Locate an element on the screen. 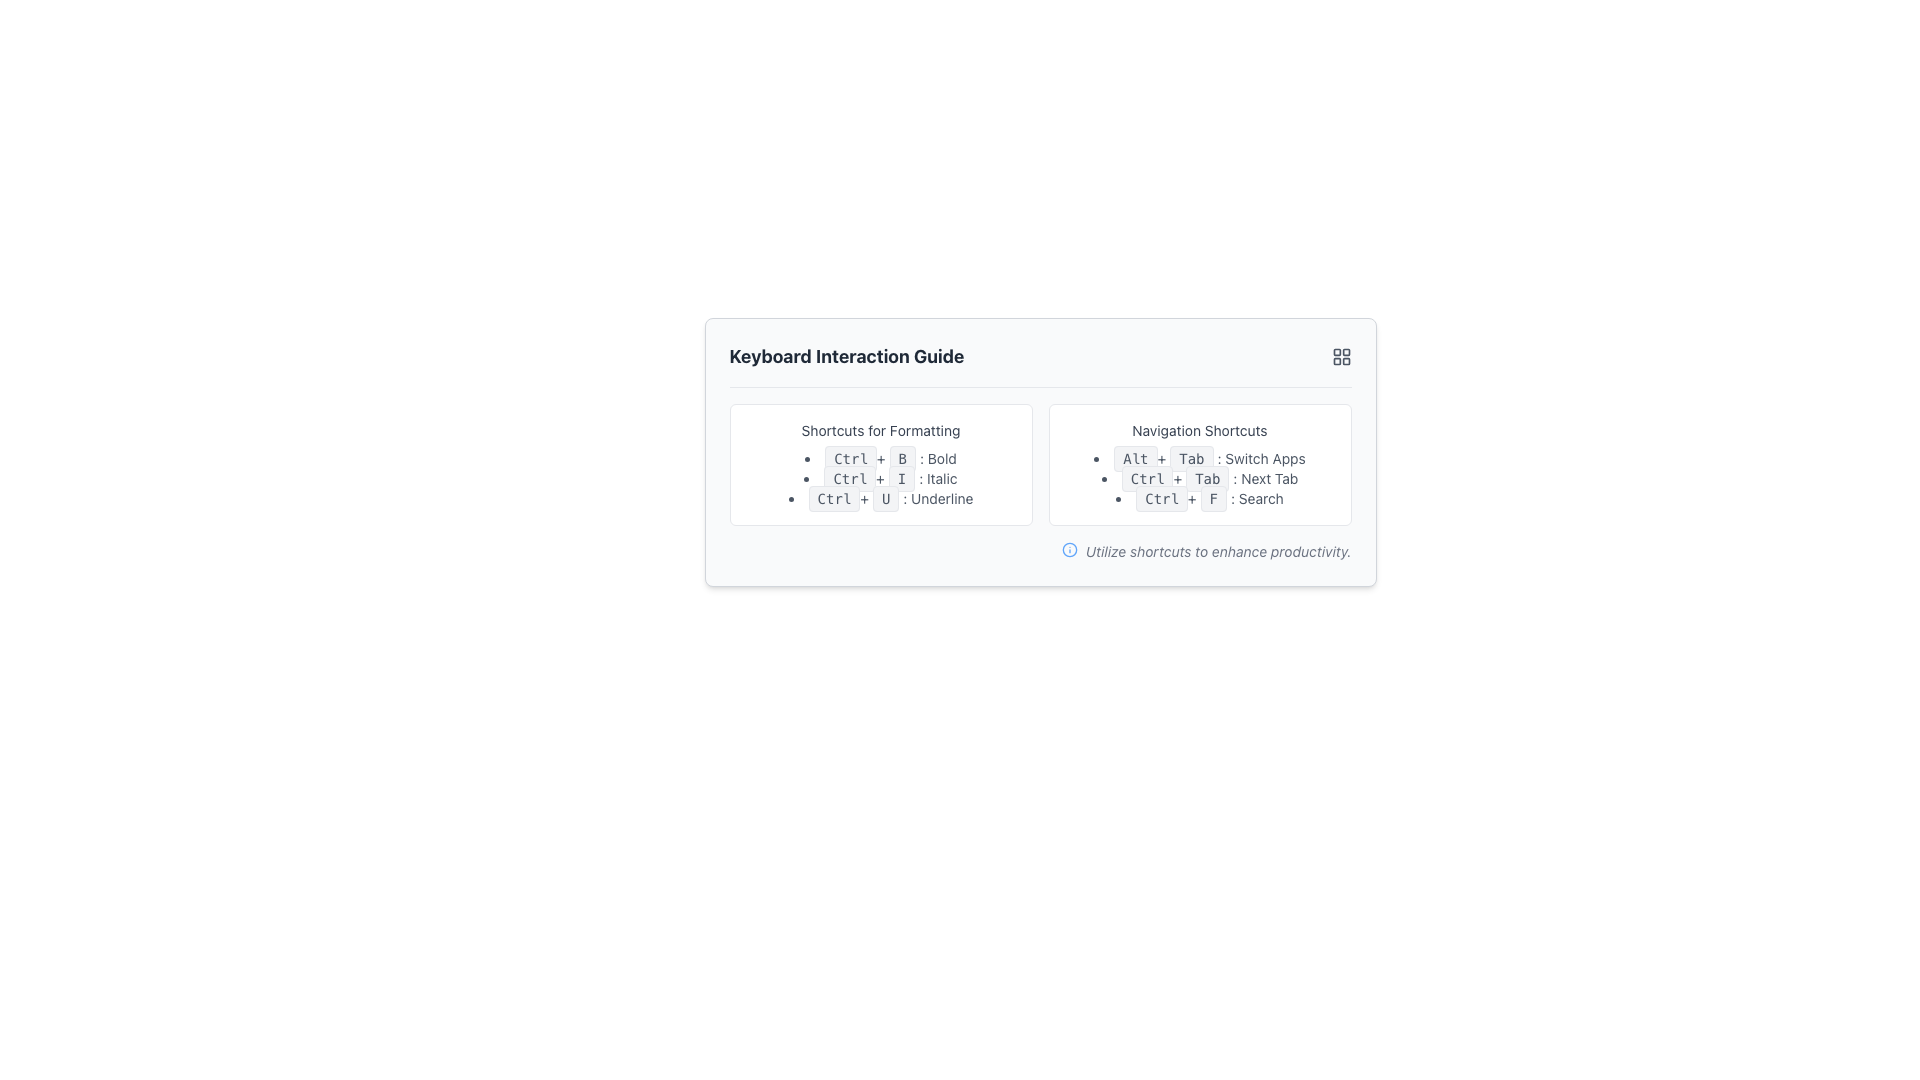  text labeled 'Ctrl+B: Bold' which is the first item in the 'Shortcuts for Formatting' section of the guide is located at coordinates (880, 459).